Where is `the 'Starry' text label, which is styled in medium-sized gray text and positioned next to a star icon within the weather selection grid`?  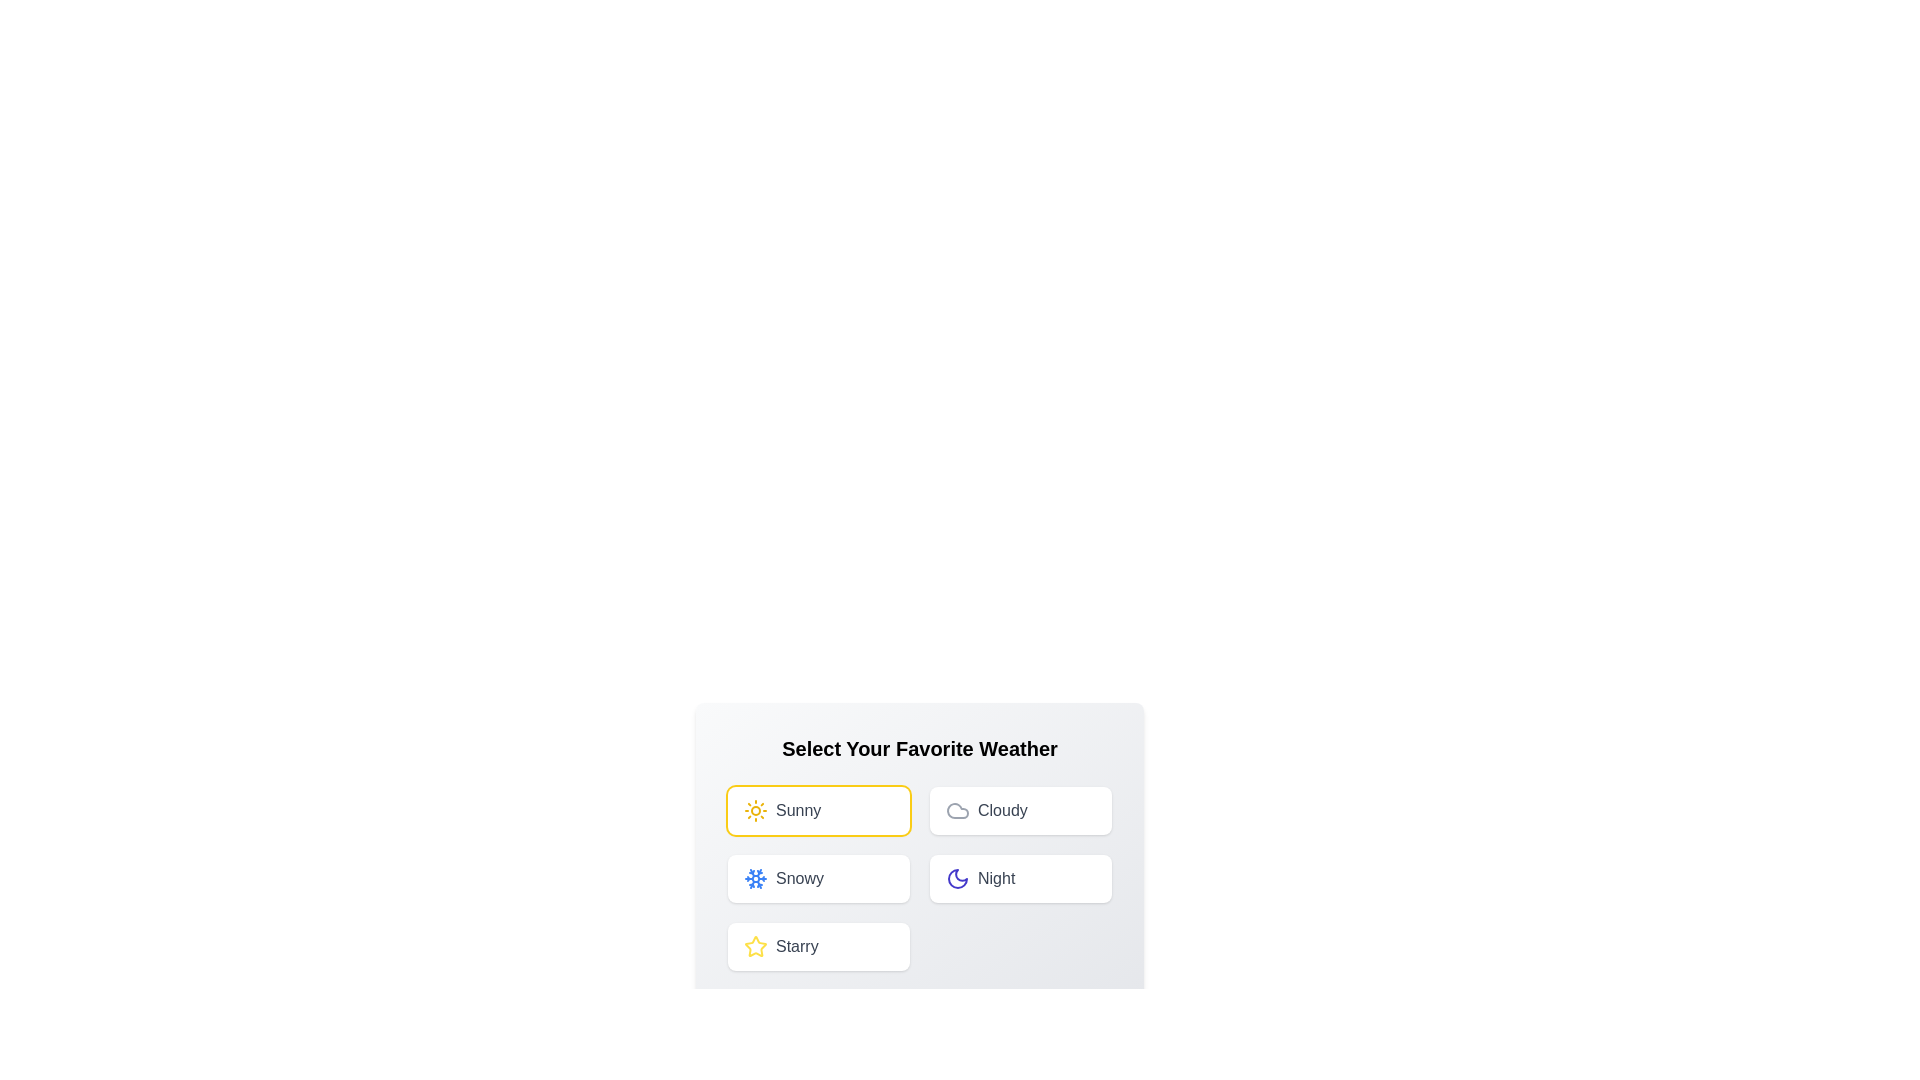 the 'Starry' text label, which is styled in medium-sized gray text and positioned next to a star icon within the weather selection grid is located at coordinates (796, 946).